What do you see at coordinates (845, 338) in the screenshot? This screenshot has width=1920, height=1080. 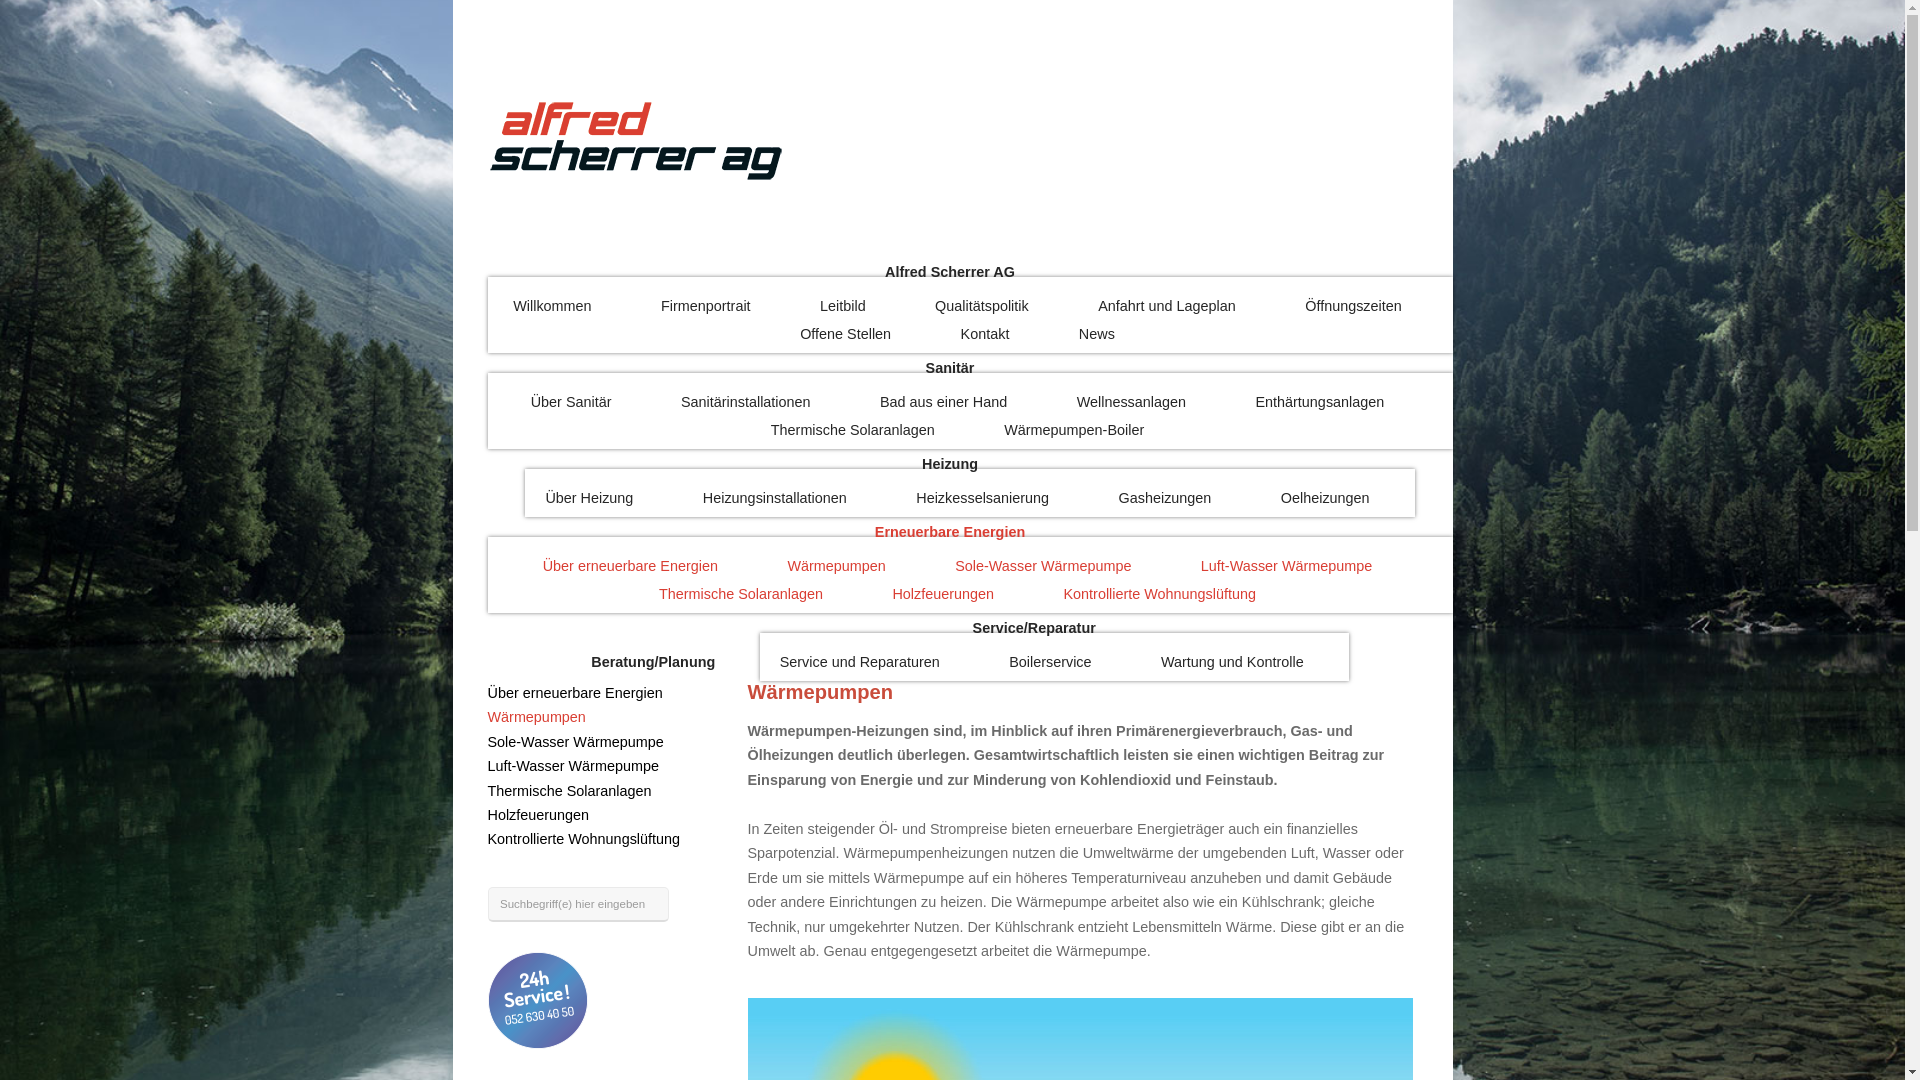 I see `'Offene Stellen'` at bounding box center [845, 338].